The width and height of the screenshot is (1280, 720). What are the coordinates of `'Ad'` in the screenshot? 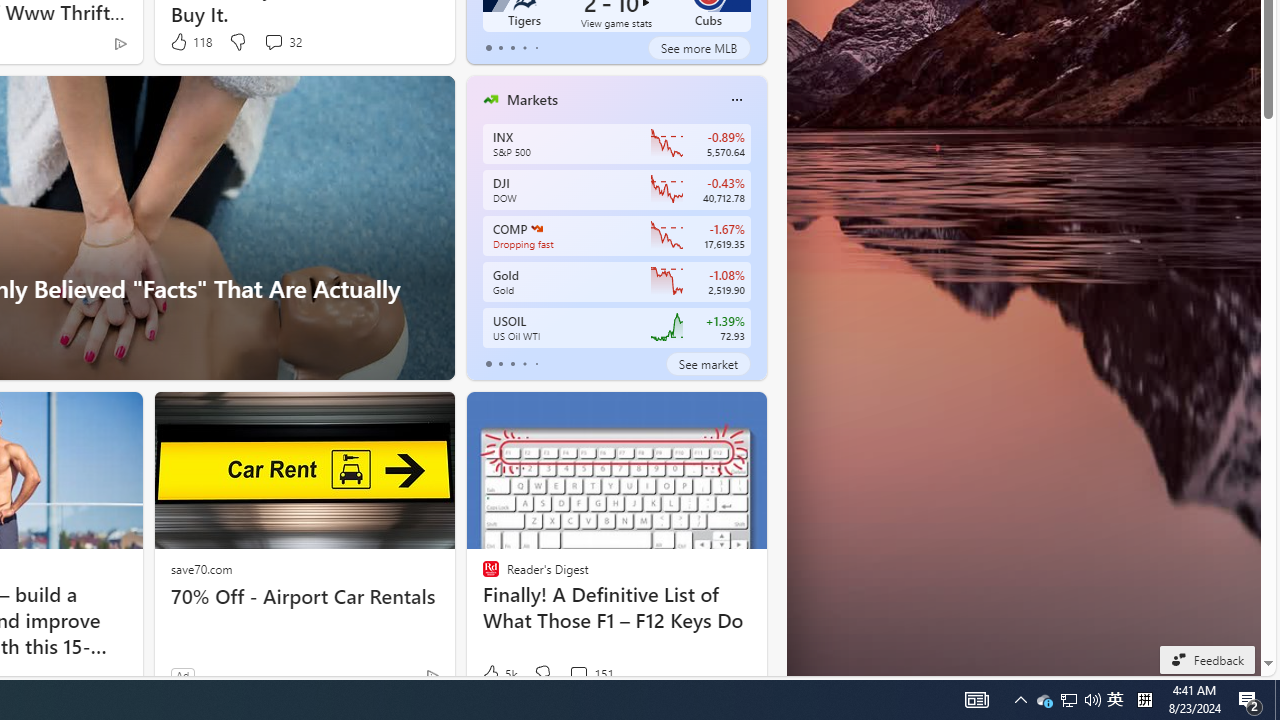 It's located at (182, 675).